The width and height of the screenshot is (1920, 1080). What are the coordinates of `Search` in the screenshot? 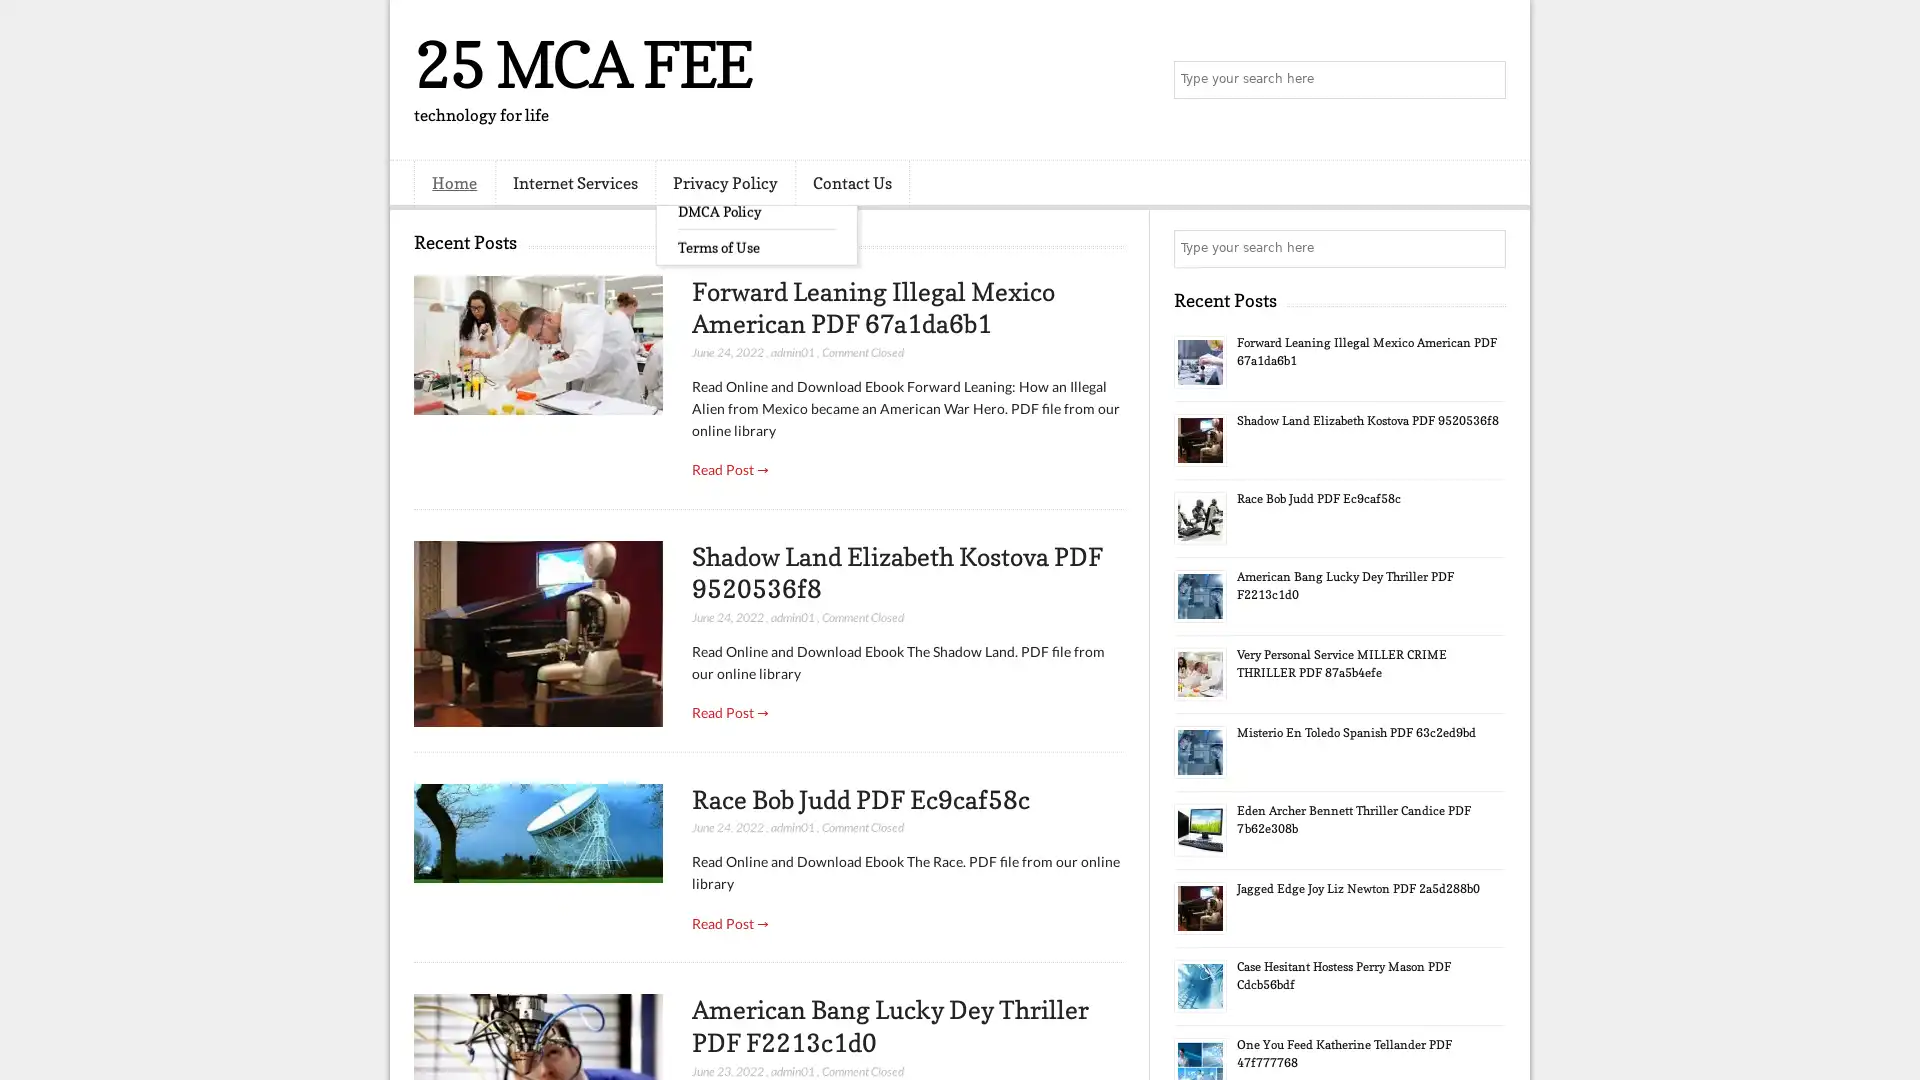 It's located at (1485, 80).